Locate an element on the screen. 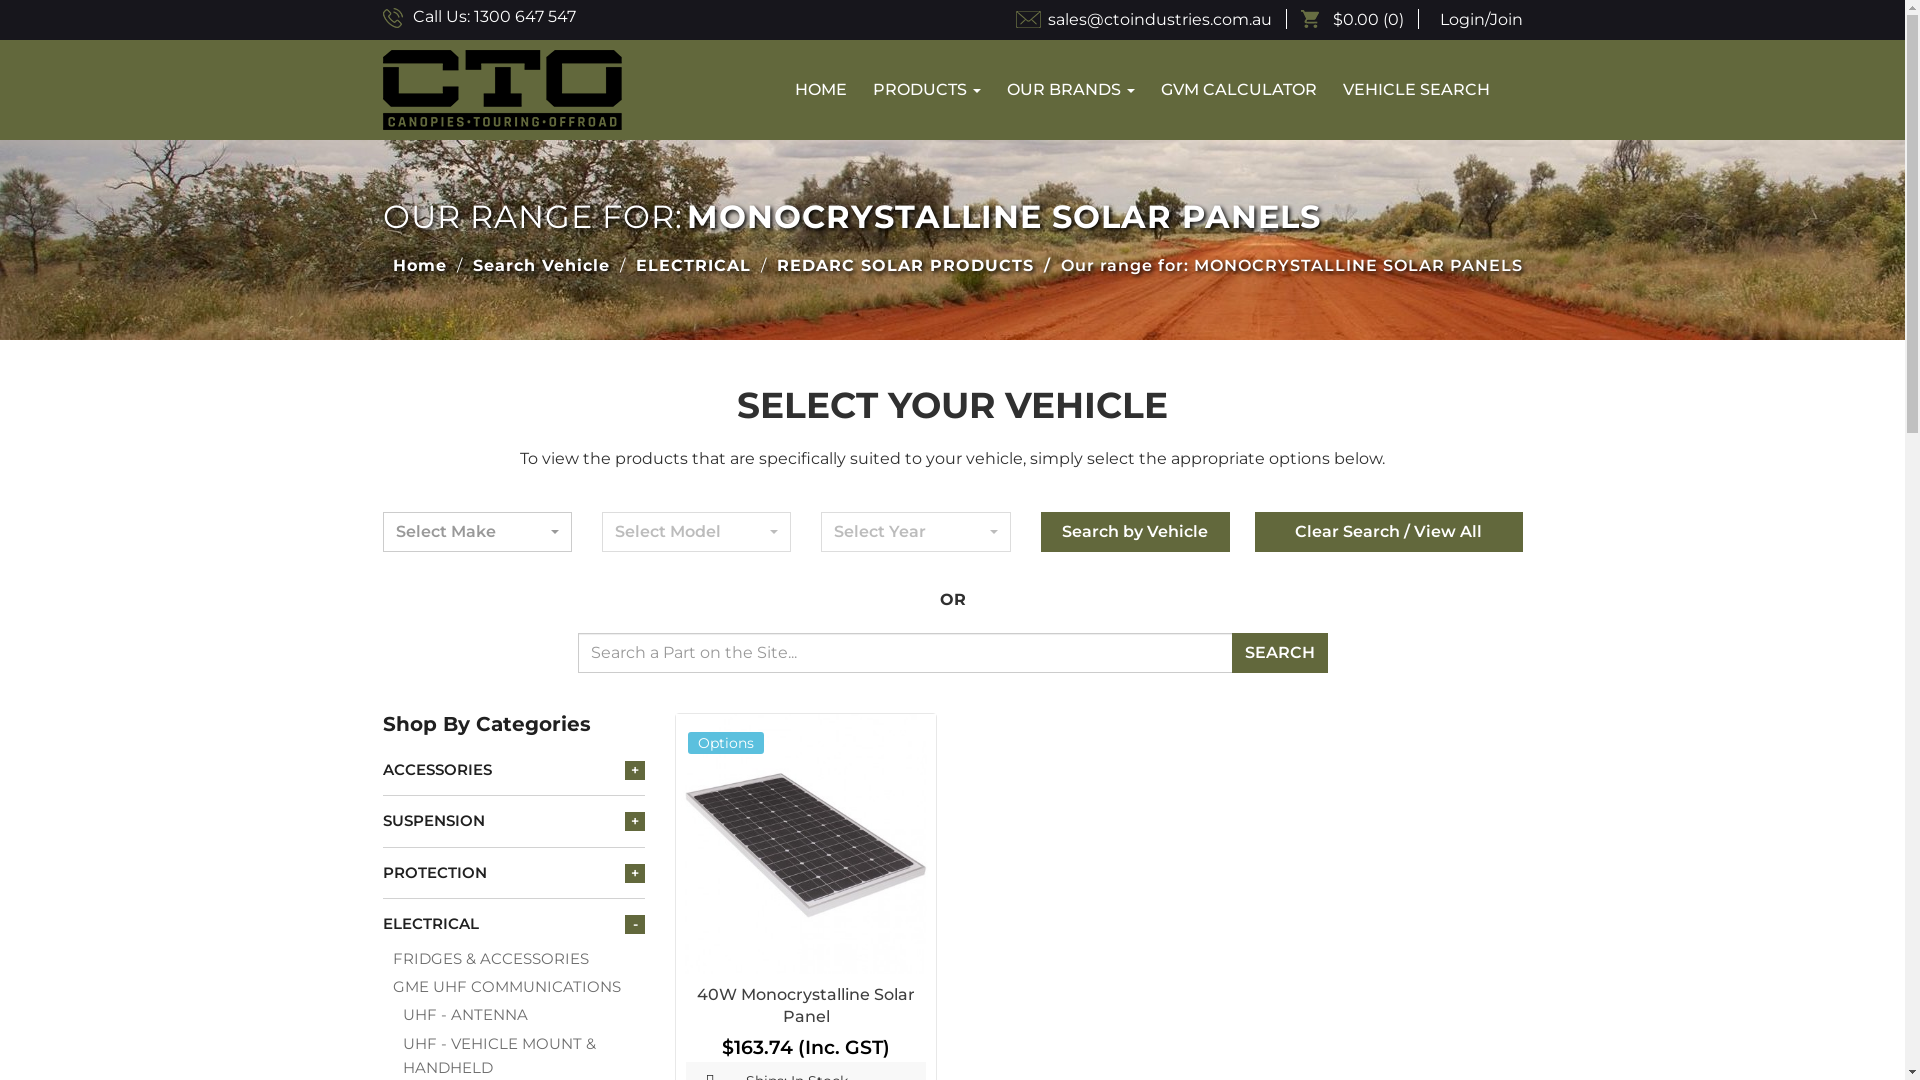  '40W Monocrystalline Solar Panel' is located at coordinates (806, 1005).